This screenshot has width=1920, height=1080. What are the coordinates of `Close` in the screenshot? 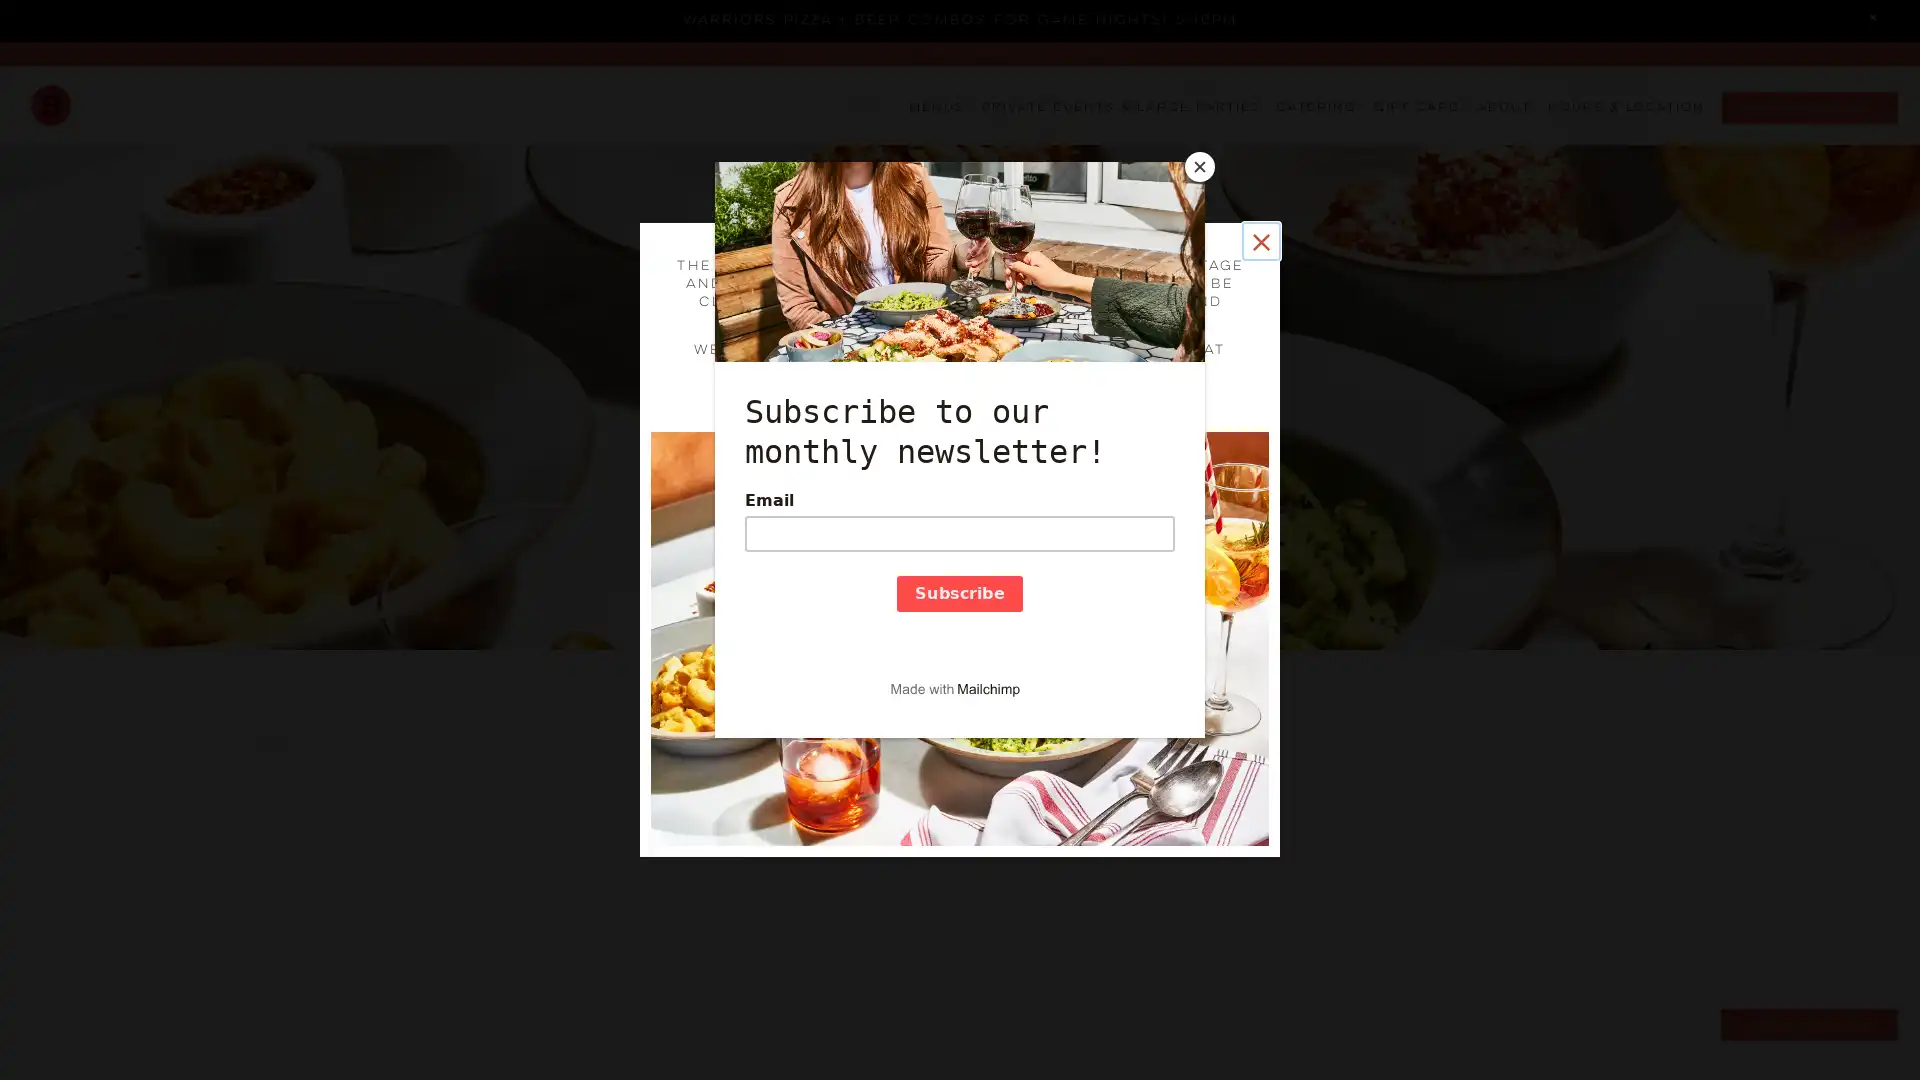 It's located at (1872, 19).